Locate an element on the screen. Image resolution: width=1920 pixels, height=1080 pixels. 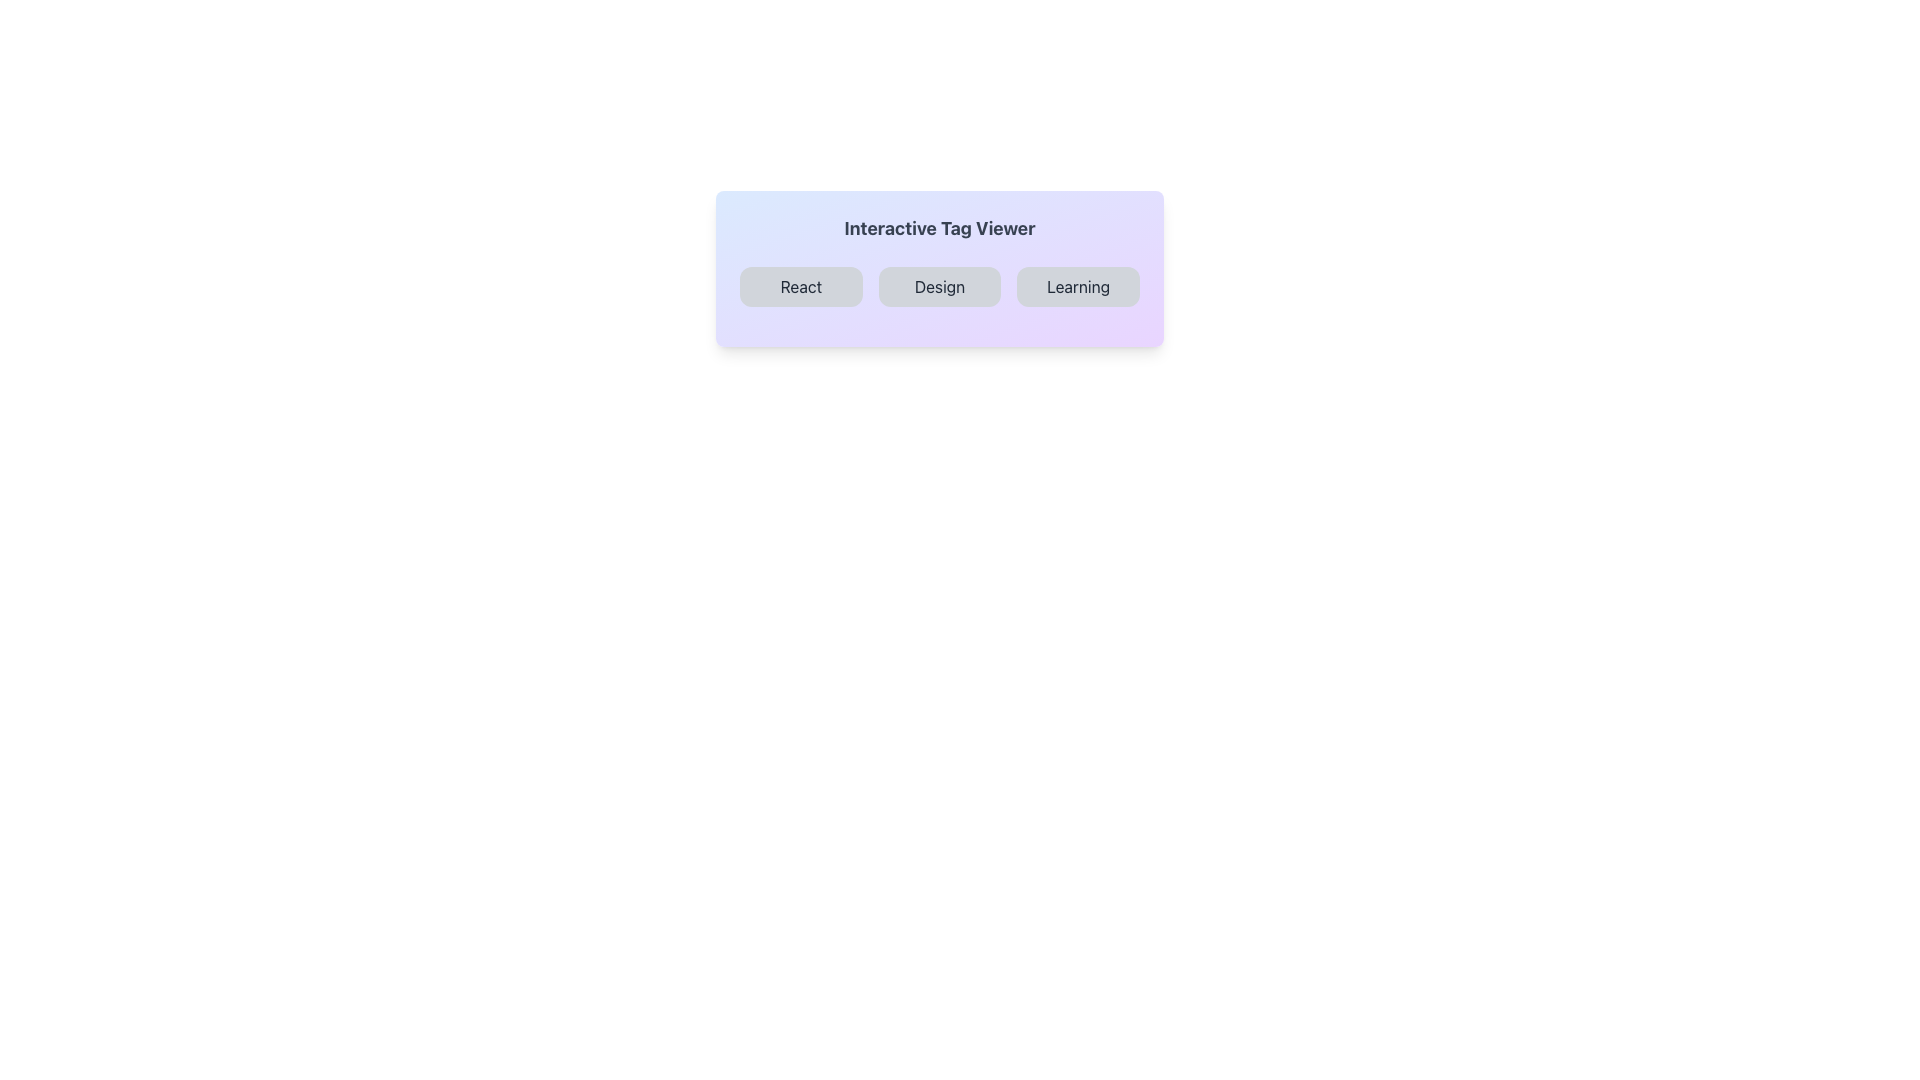
the 'Design' tag, which is a button-like UI component with a gray background and darker gray text, located in the center of a row of three similar elements within the 'Interactive Tag Viewer' subsection is located at coordinates (939, 294).